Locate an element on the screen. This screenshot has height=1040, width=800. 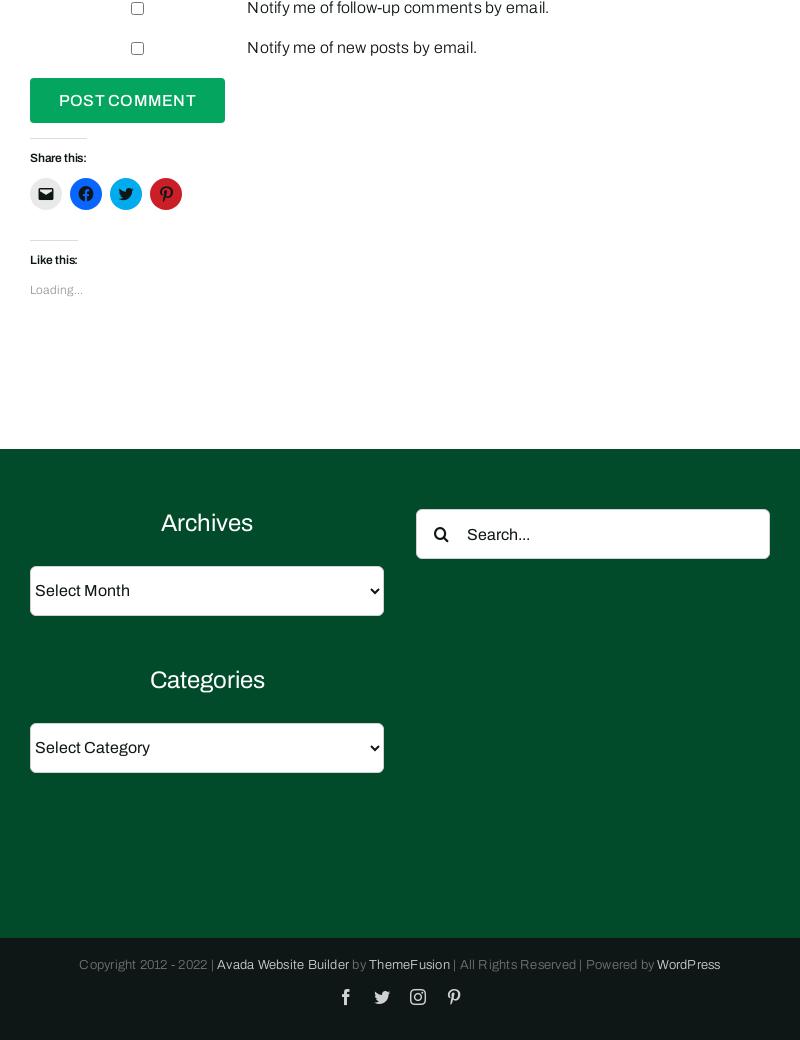
'Copyright 2012 - 2022 |' is located at coordinates (148, 963).